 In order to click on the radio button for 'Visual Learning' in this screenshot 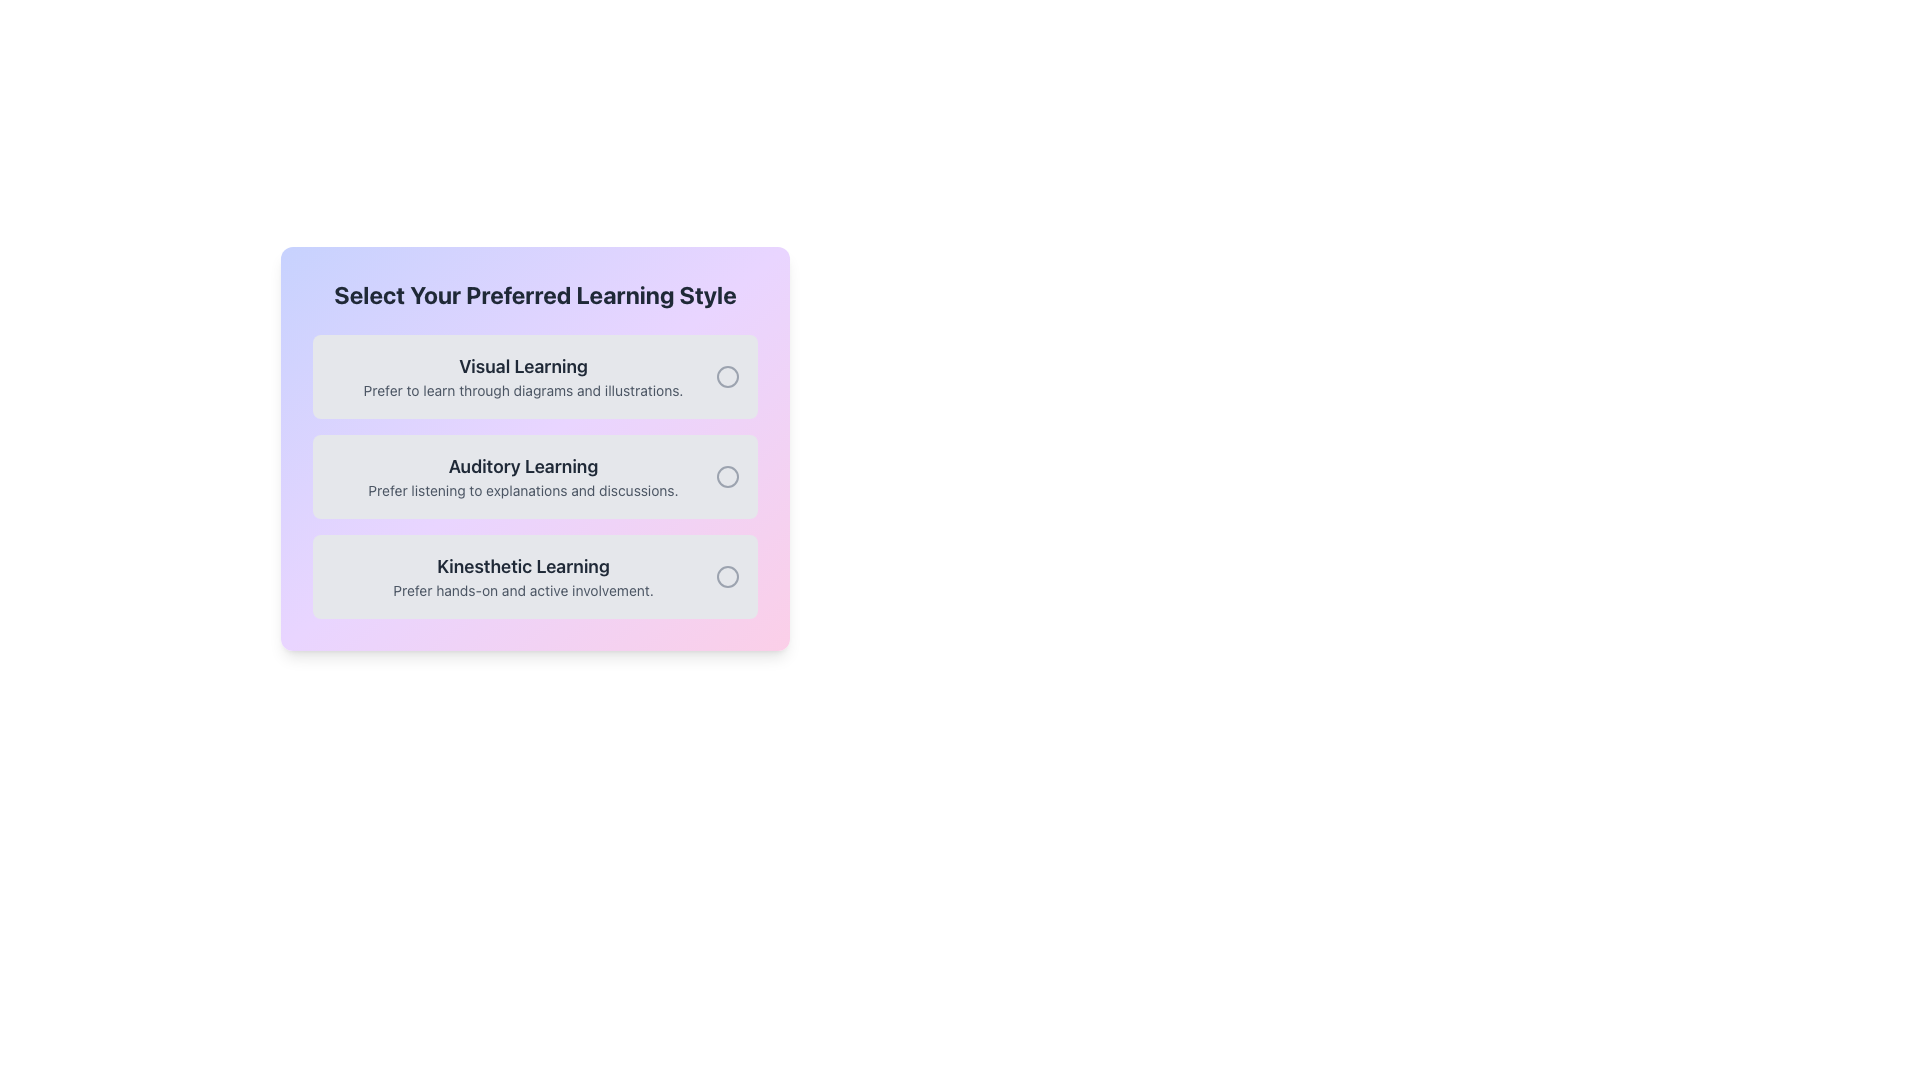, I will do `click(727, 377)`.